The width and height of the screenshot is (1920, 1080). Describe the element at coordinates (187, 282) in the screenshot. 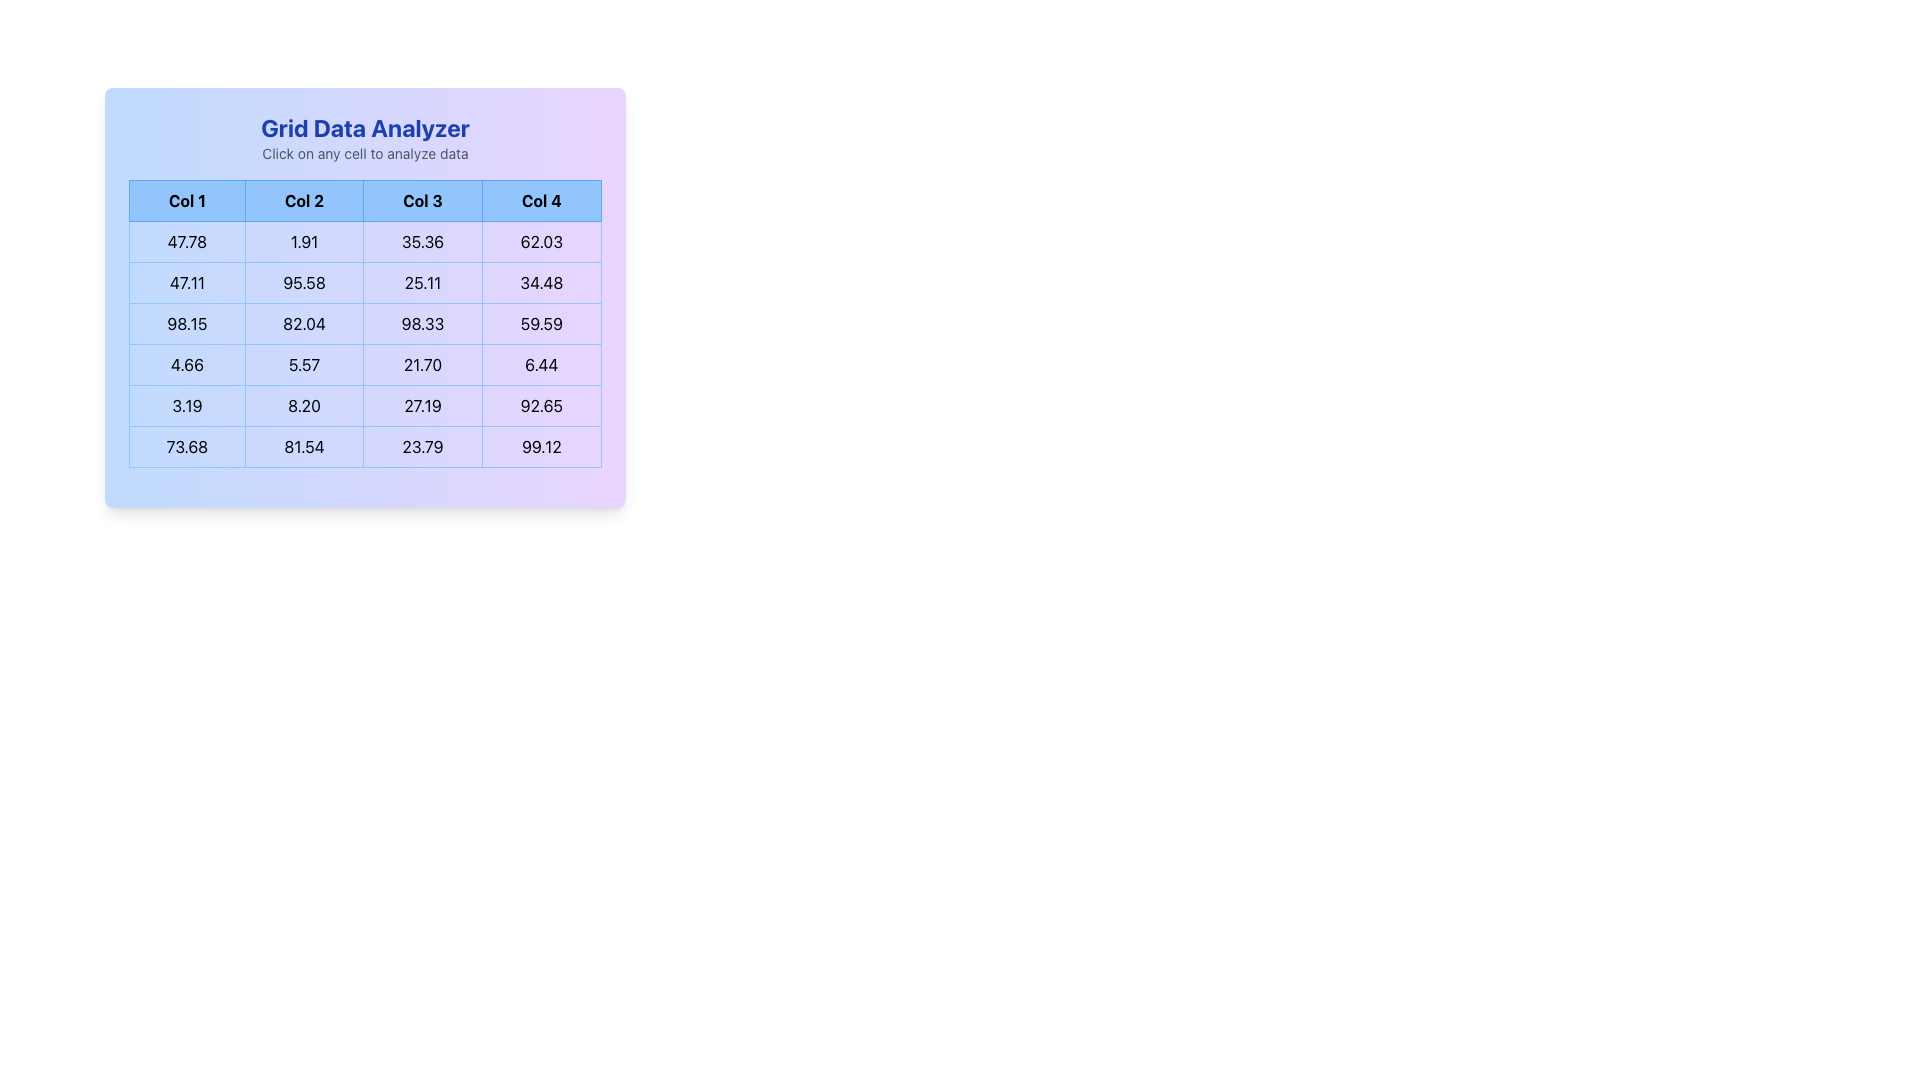

I see `the numeric value displayed in the table cell located in the second row under the first column ('Col 1')` at that location.